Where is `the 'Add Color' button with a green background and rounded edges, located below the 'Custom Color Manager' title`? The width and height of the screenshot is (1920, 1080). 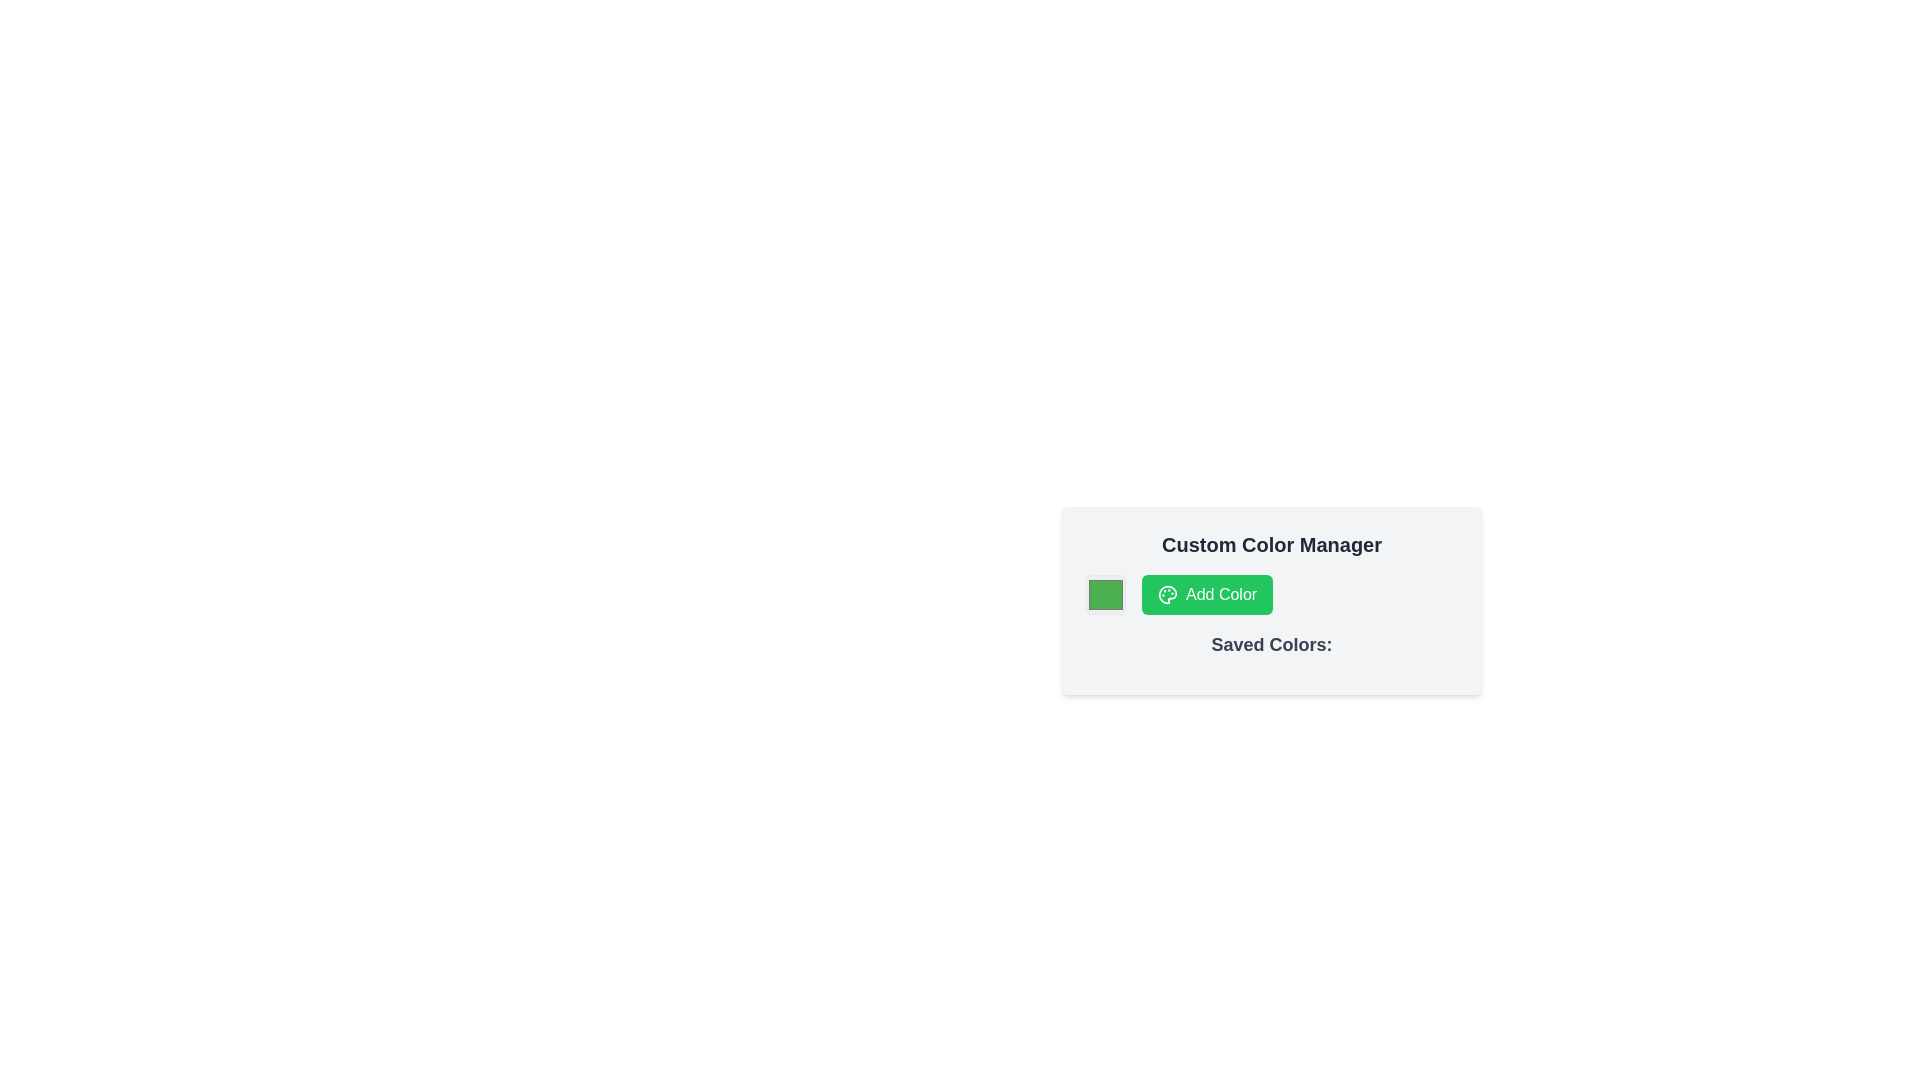 the 'Add Color' button with a green background and rounded edges, located below the 'Custom Color Manager' title is located at coordinates (1271, 600).